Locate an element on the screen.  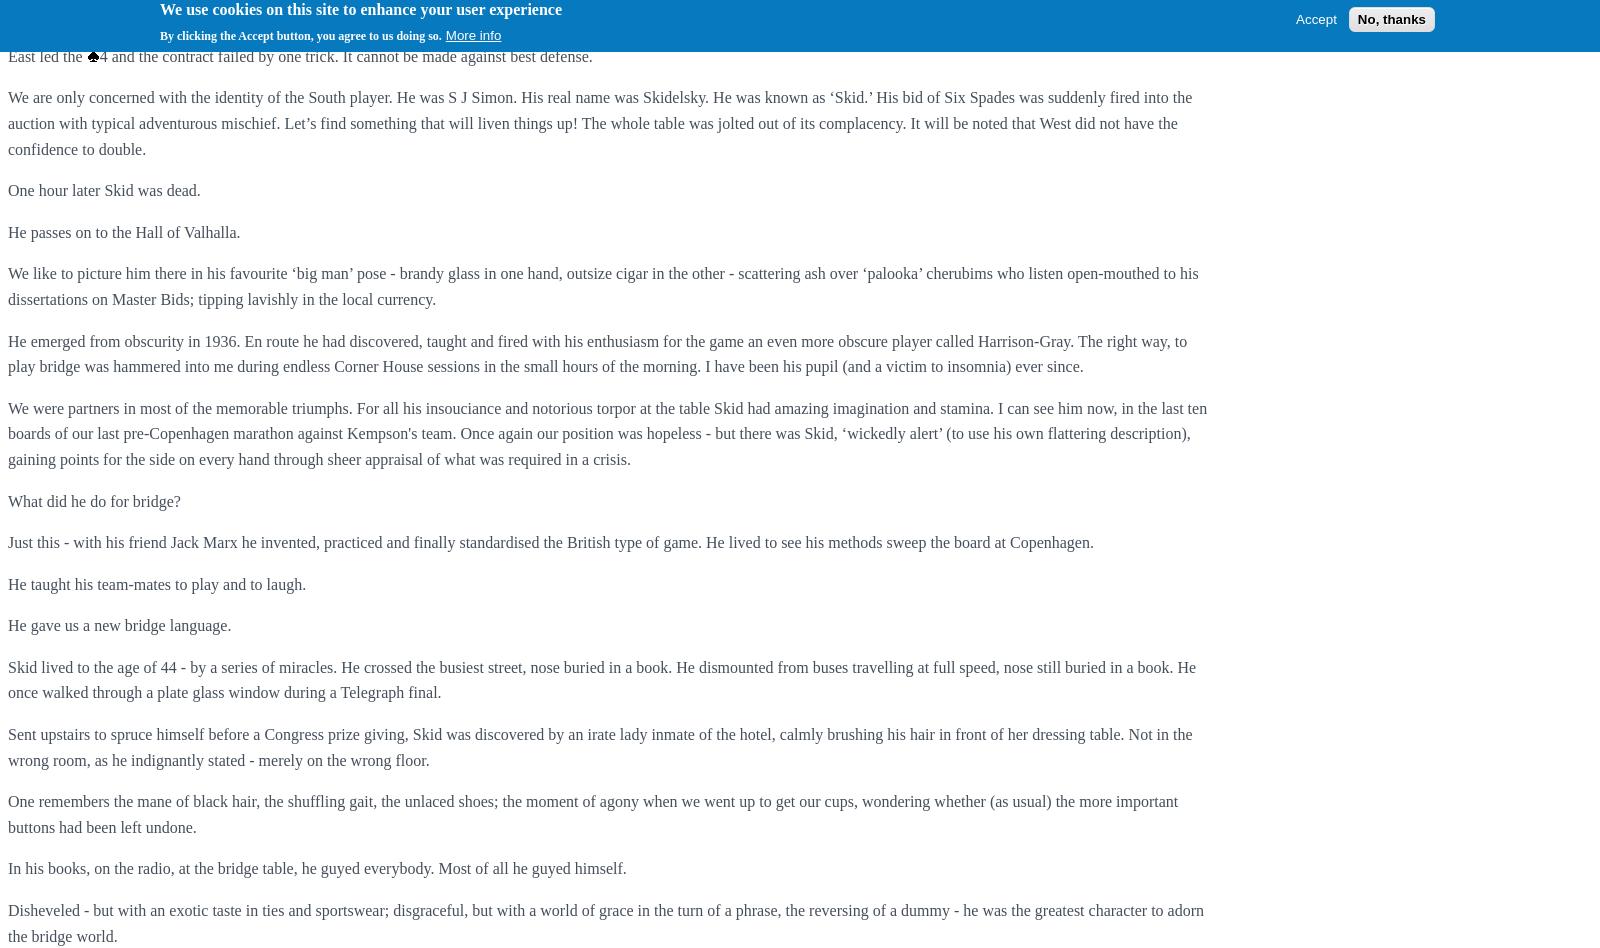
'By clicking the Accept button, you agree to us doing so.' is located at coordinates (300, 36).